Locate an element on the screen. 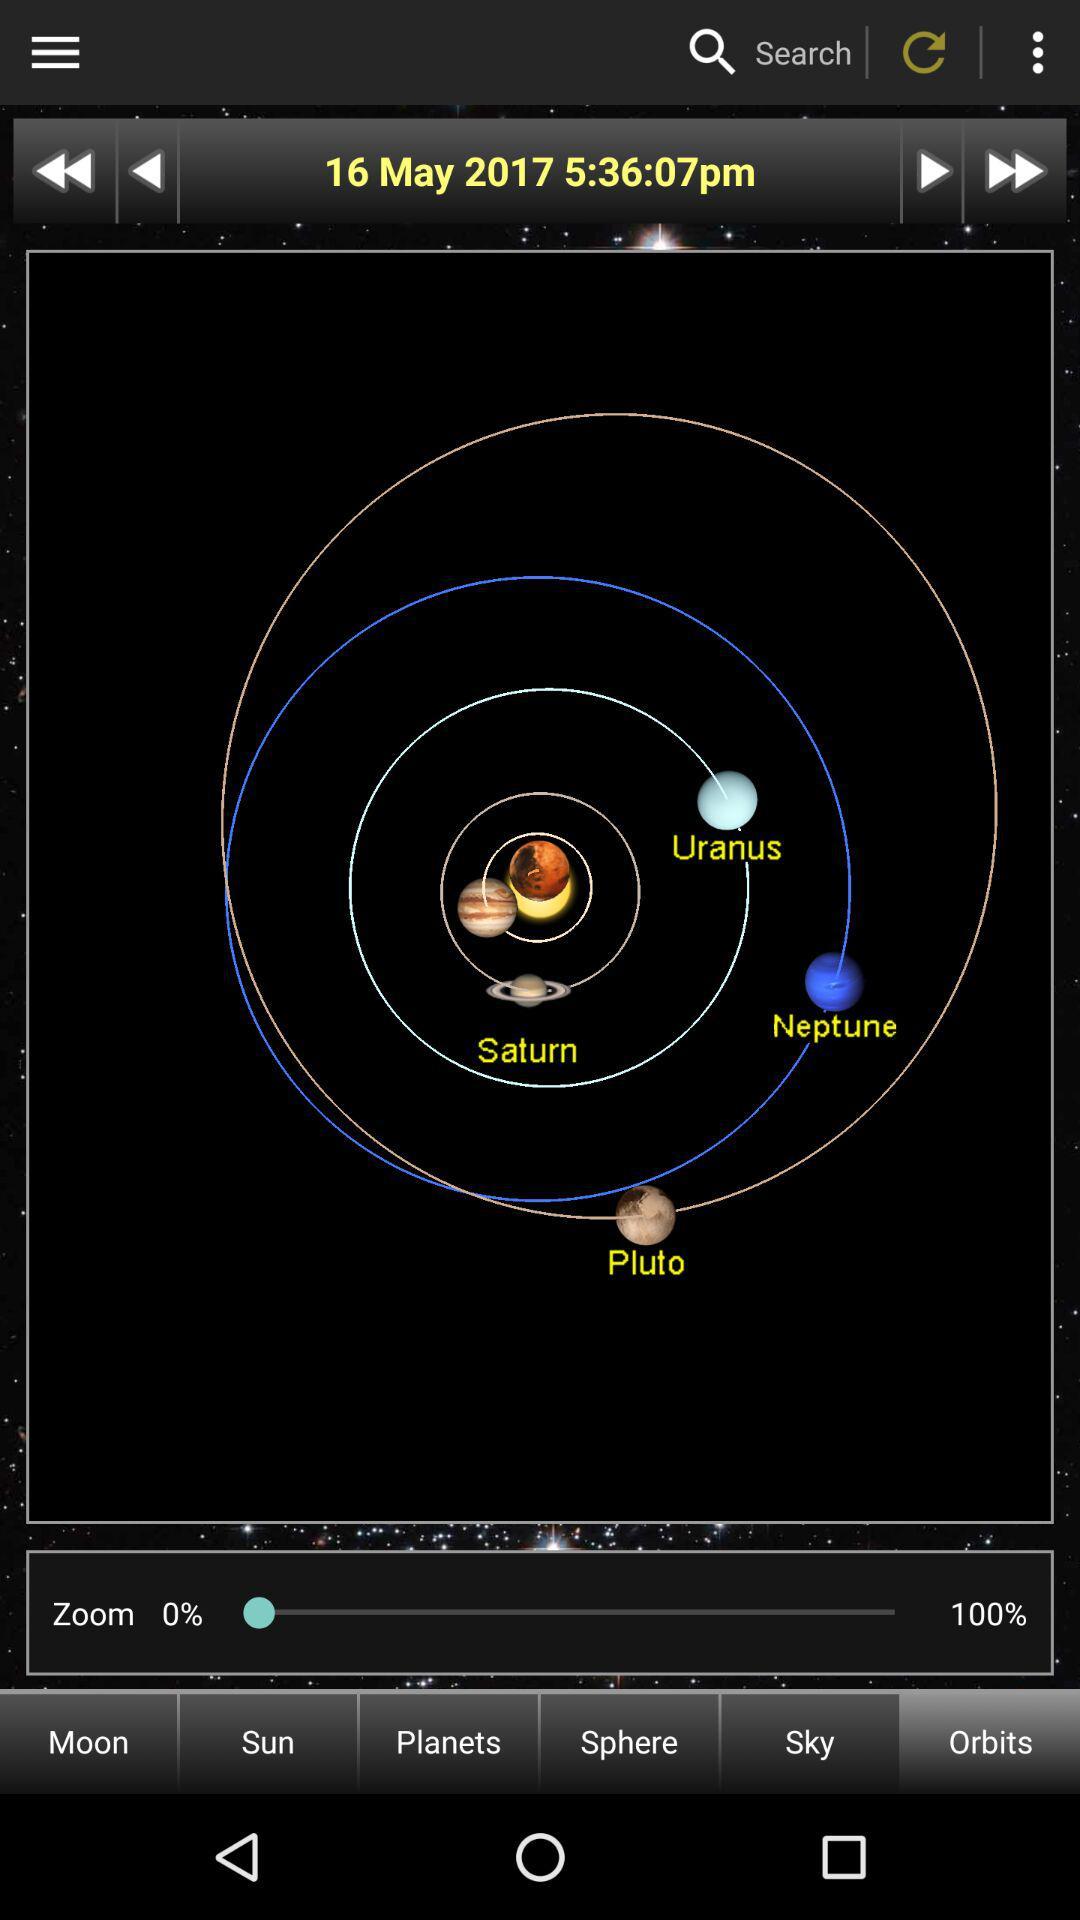  the app above pm is located at coordinates (802, 52).